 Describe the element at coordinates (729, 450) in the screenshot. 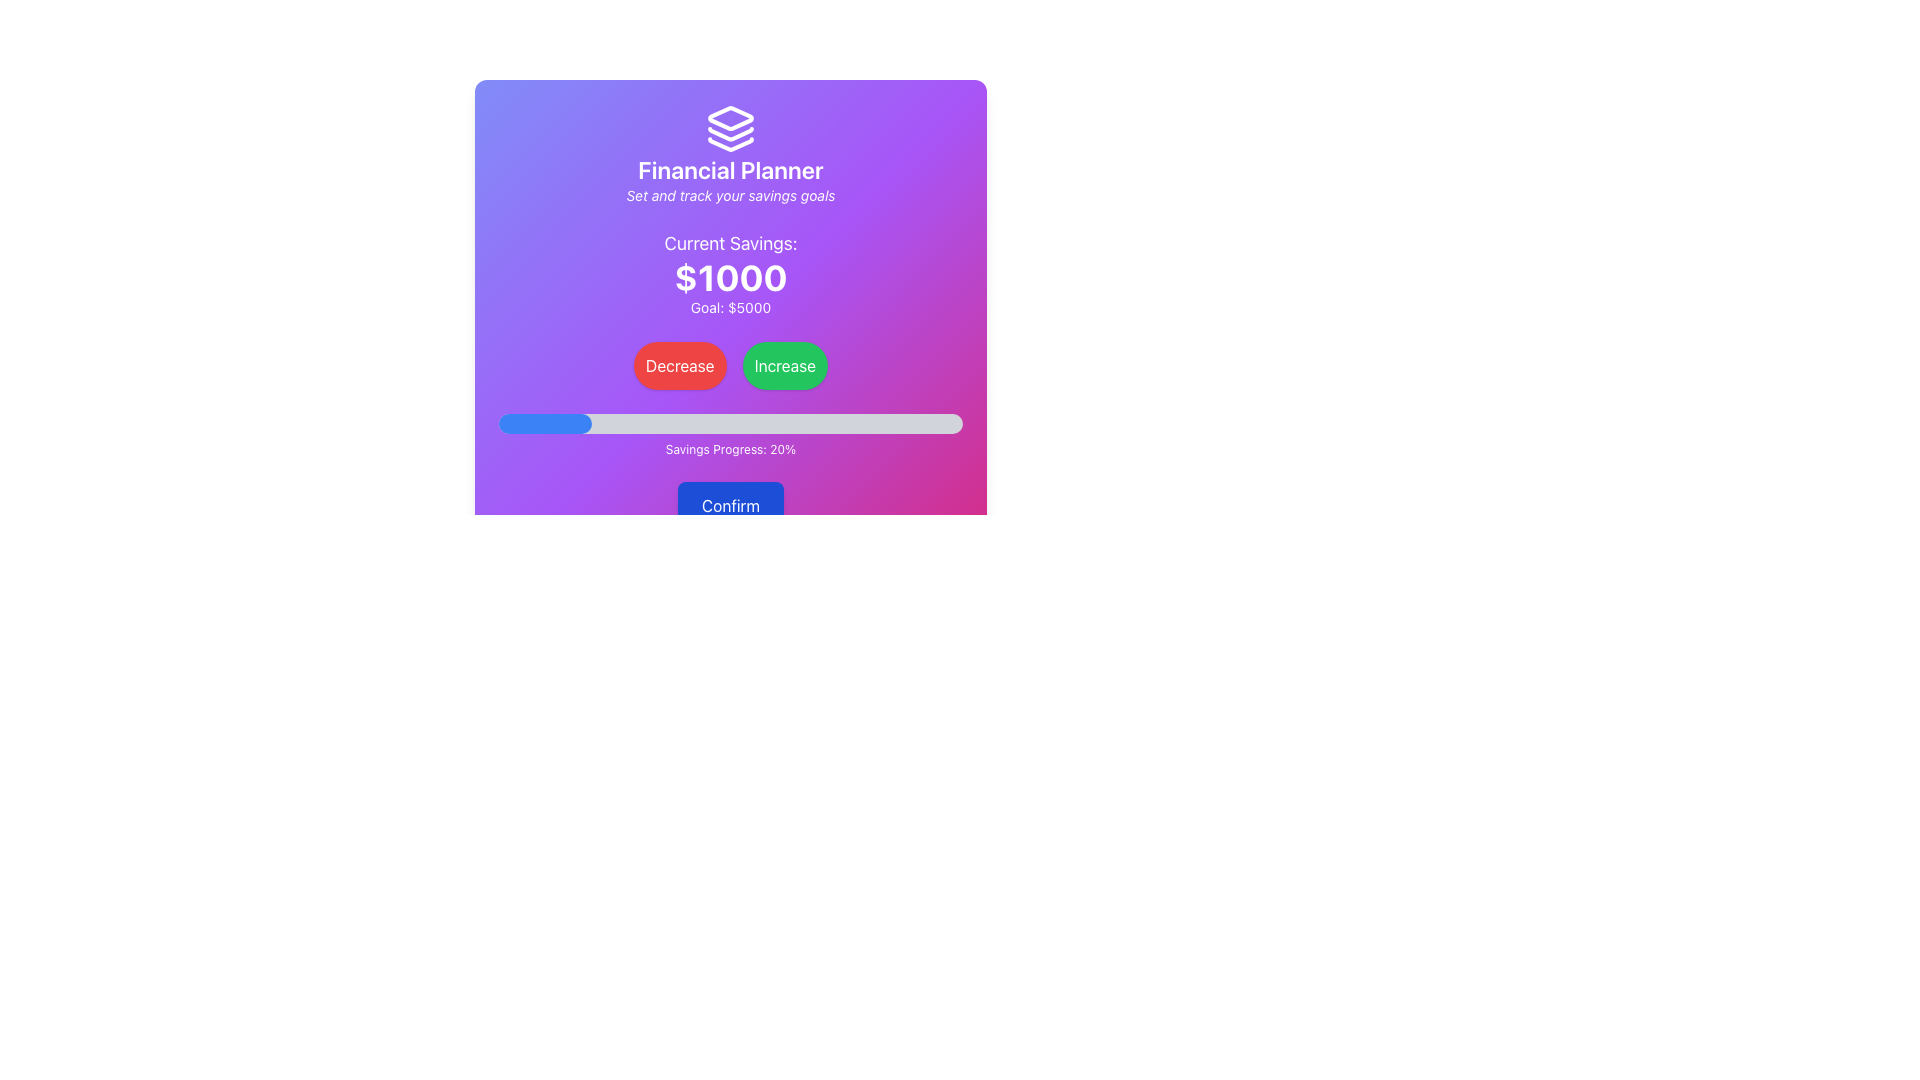

I see `the label displaying 'Savings Progress: 20%' which is located below the progress bar in the savings section of the interface` at that location.